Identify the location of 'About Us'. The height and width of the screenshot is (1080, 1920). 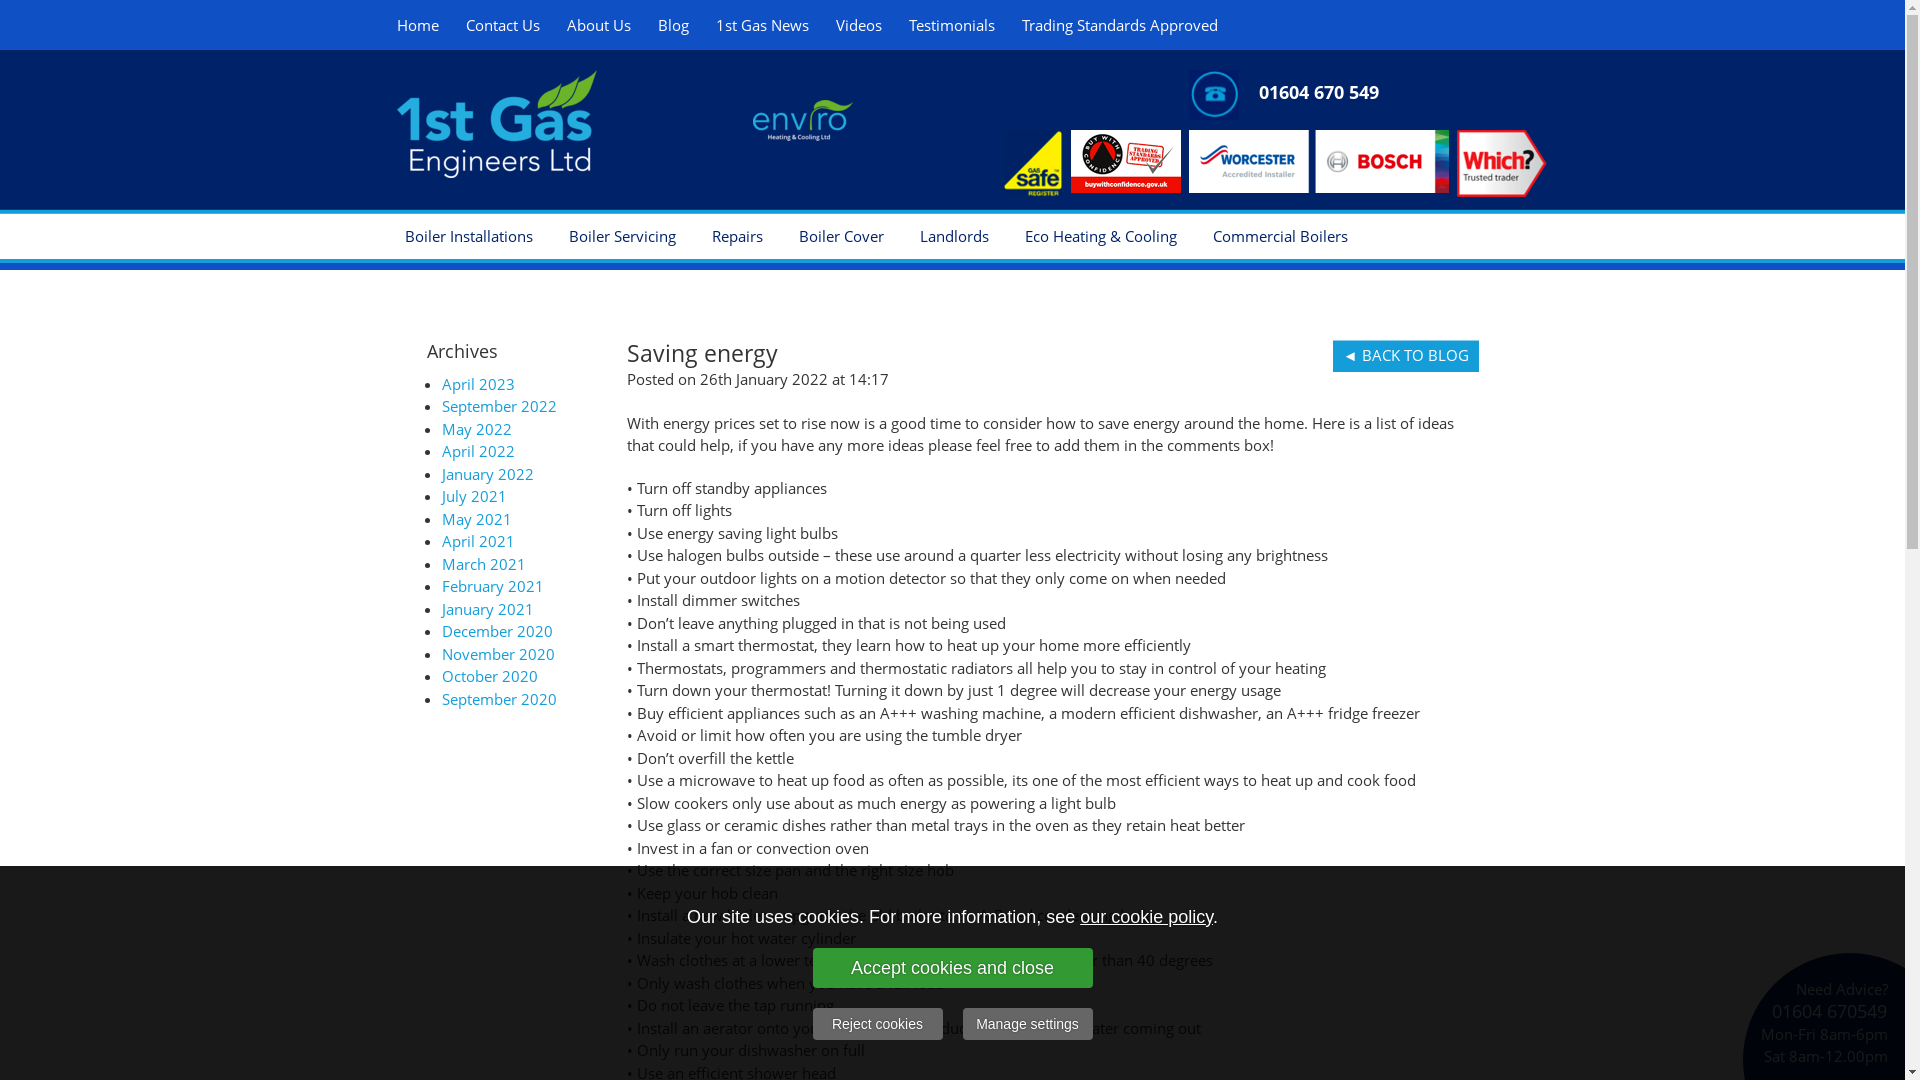
(597, 24).